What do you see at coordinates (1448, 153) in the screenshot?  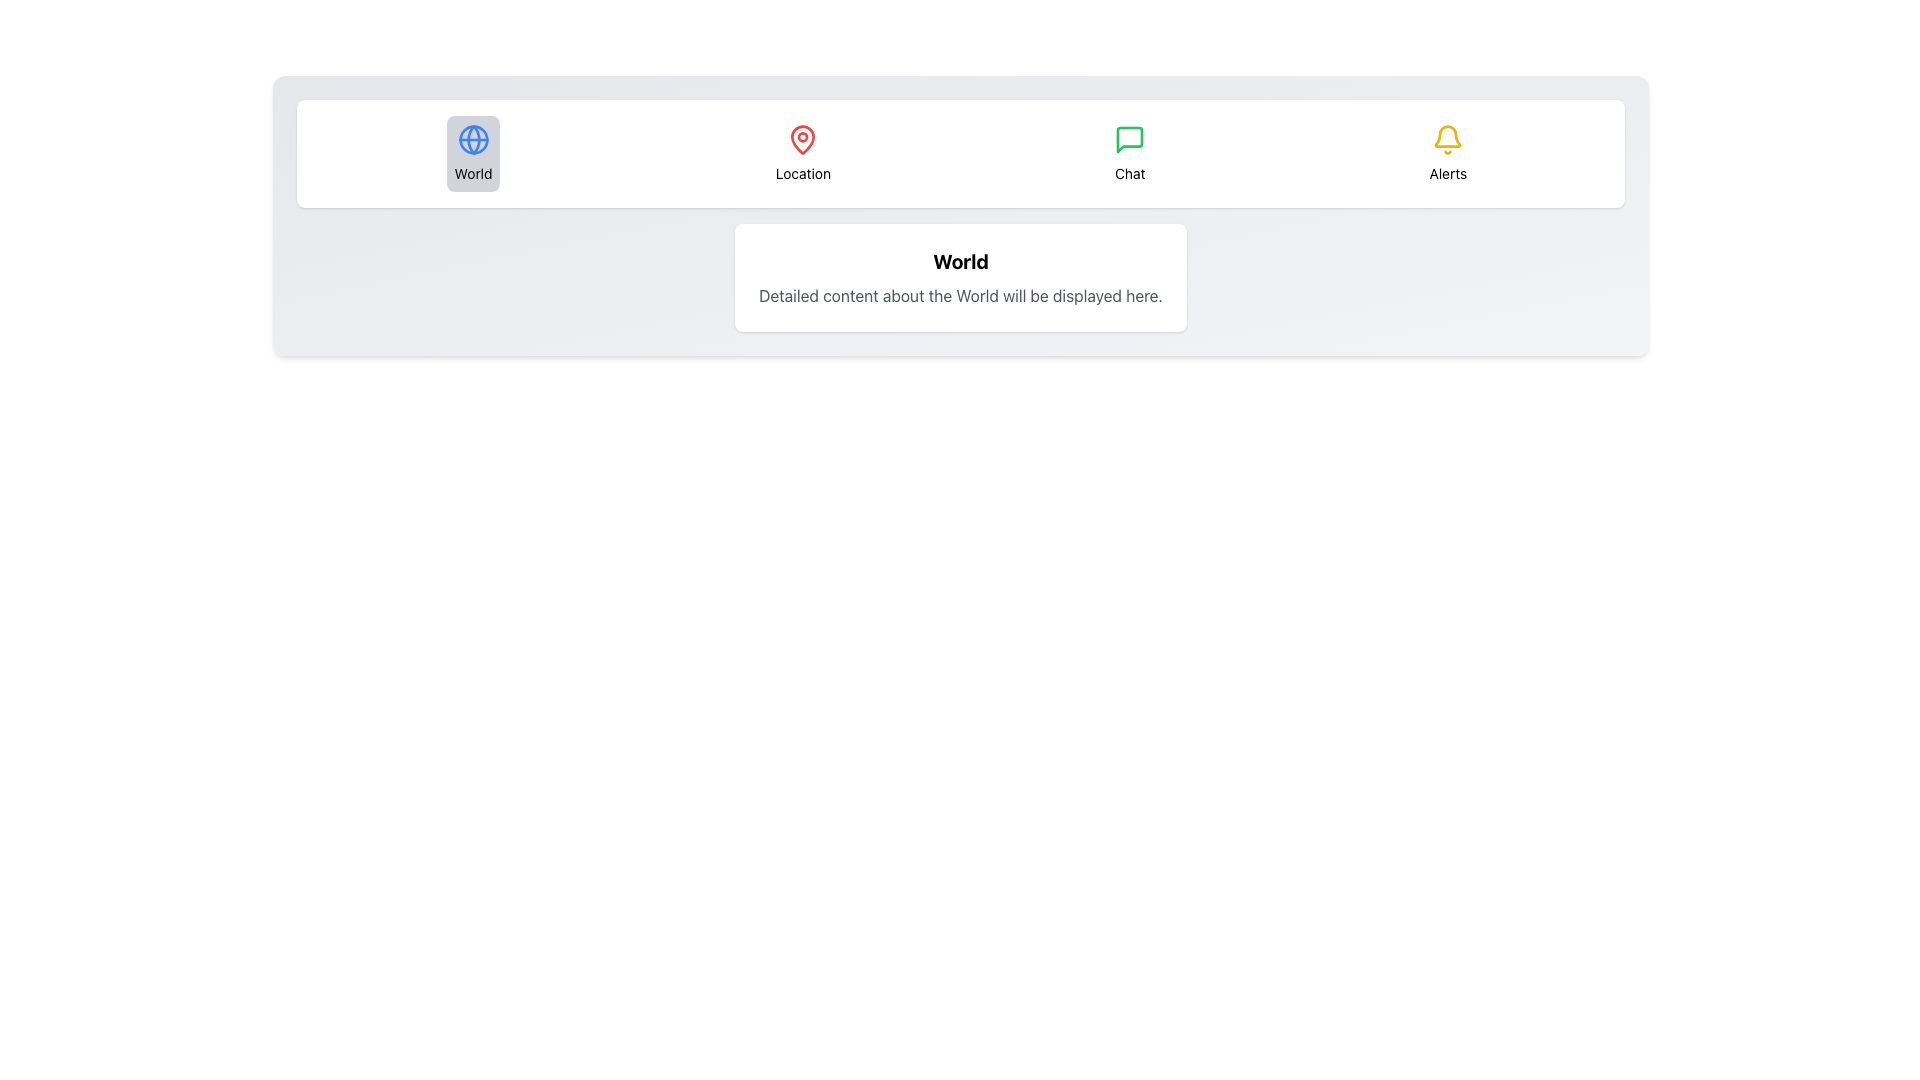 I see `the navigation button for alerts or notifications, located in the fourth position from the left in a horizontal row of interactive elements` at bounding box center [1448, 153].